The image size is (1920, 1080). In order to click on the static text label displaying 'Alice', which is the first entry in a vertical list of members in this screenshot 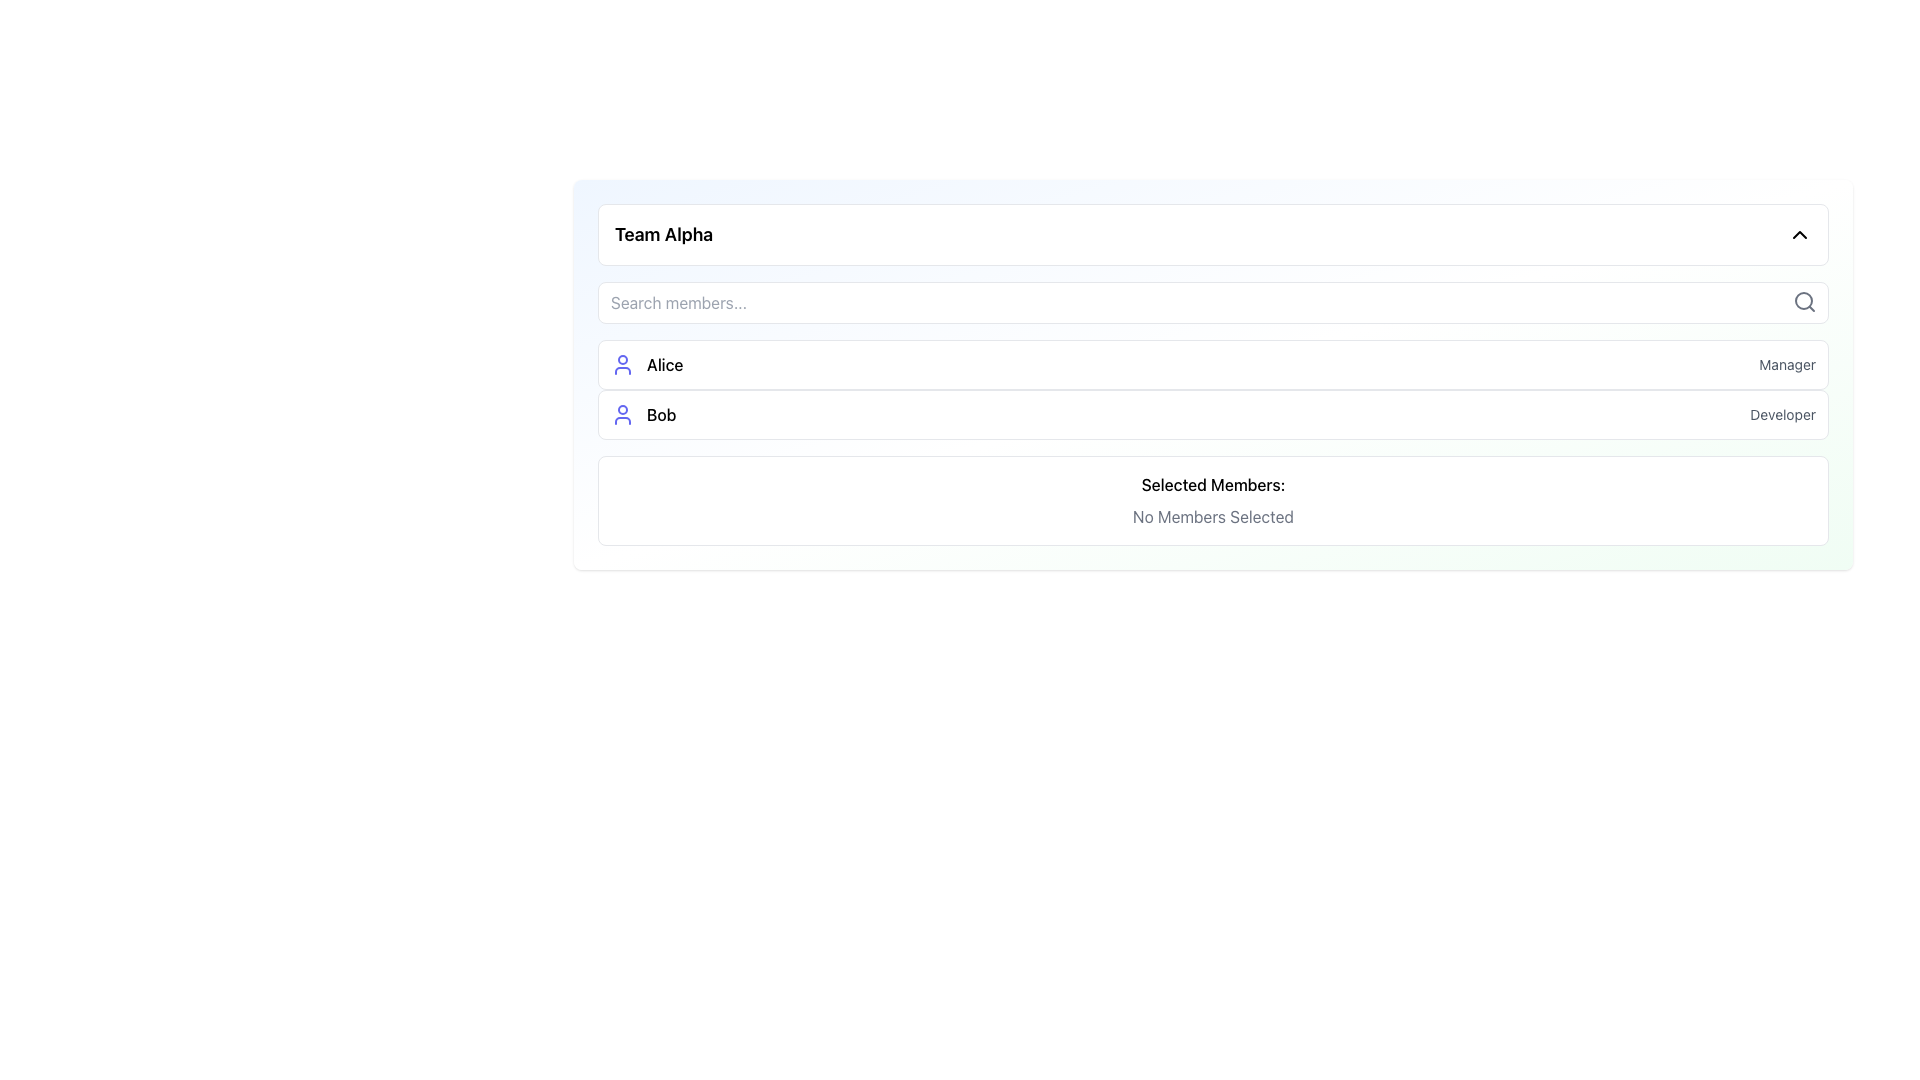, I will do `click(665, 365)`.